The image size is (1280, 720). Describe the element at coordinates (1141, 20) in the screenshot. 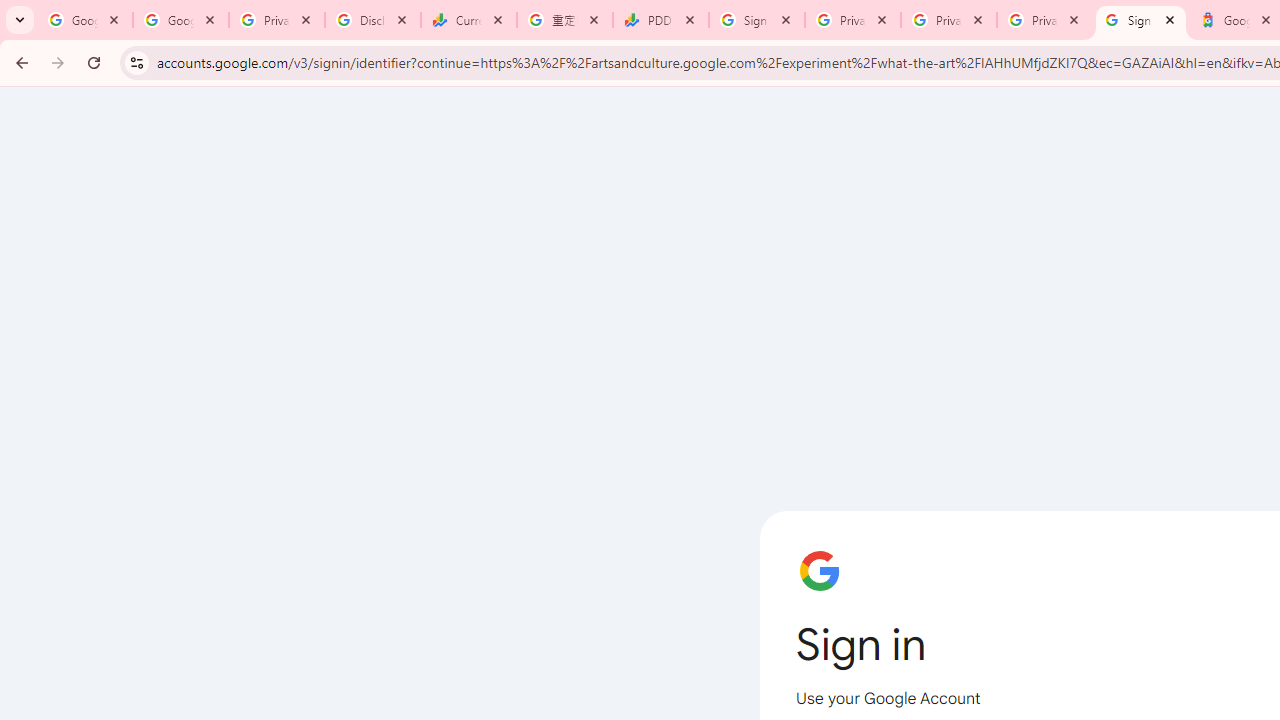

I see `'Sign in - Google Accounts'` at that location.